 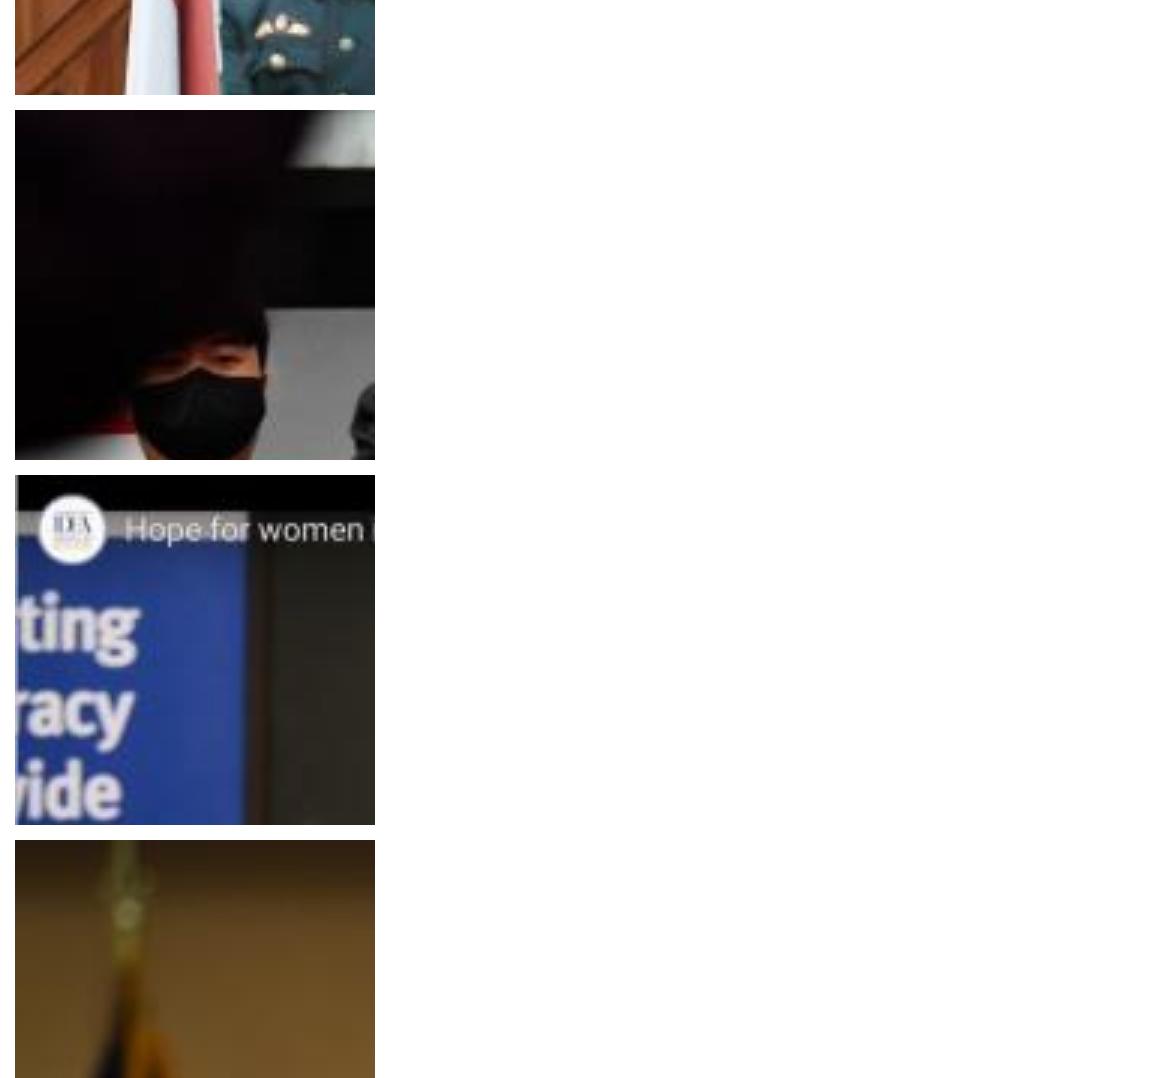 I want to click on 'Editorial / Opinion Piece / Blog Post', so click(x=144, y=114).